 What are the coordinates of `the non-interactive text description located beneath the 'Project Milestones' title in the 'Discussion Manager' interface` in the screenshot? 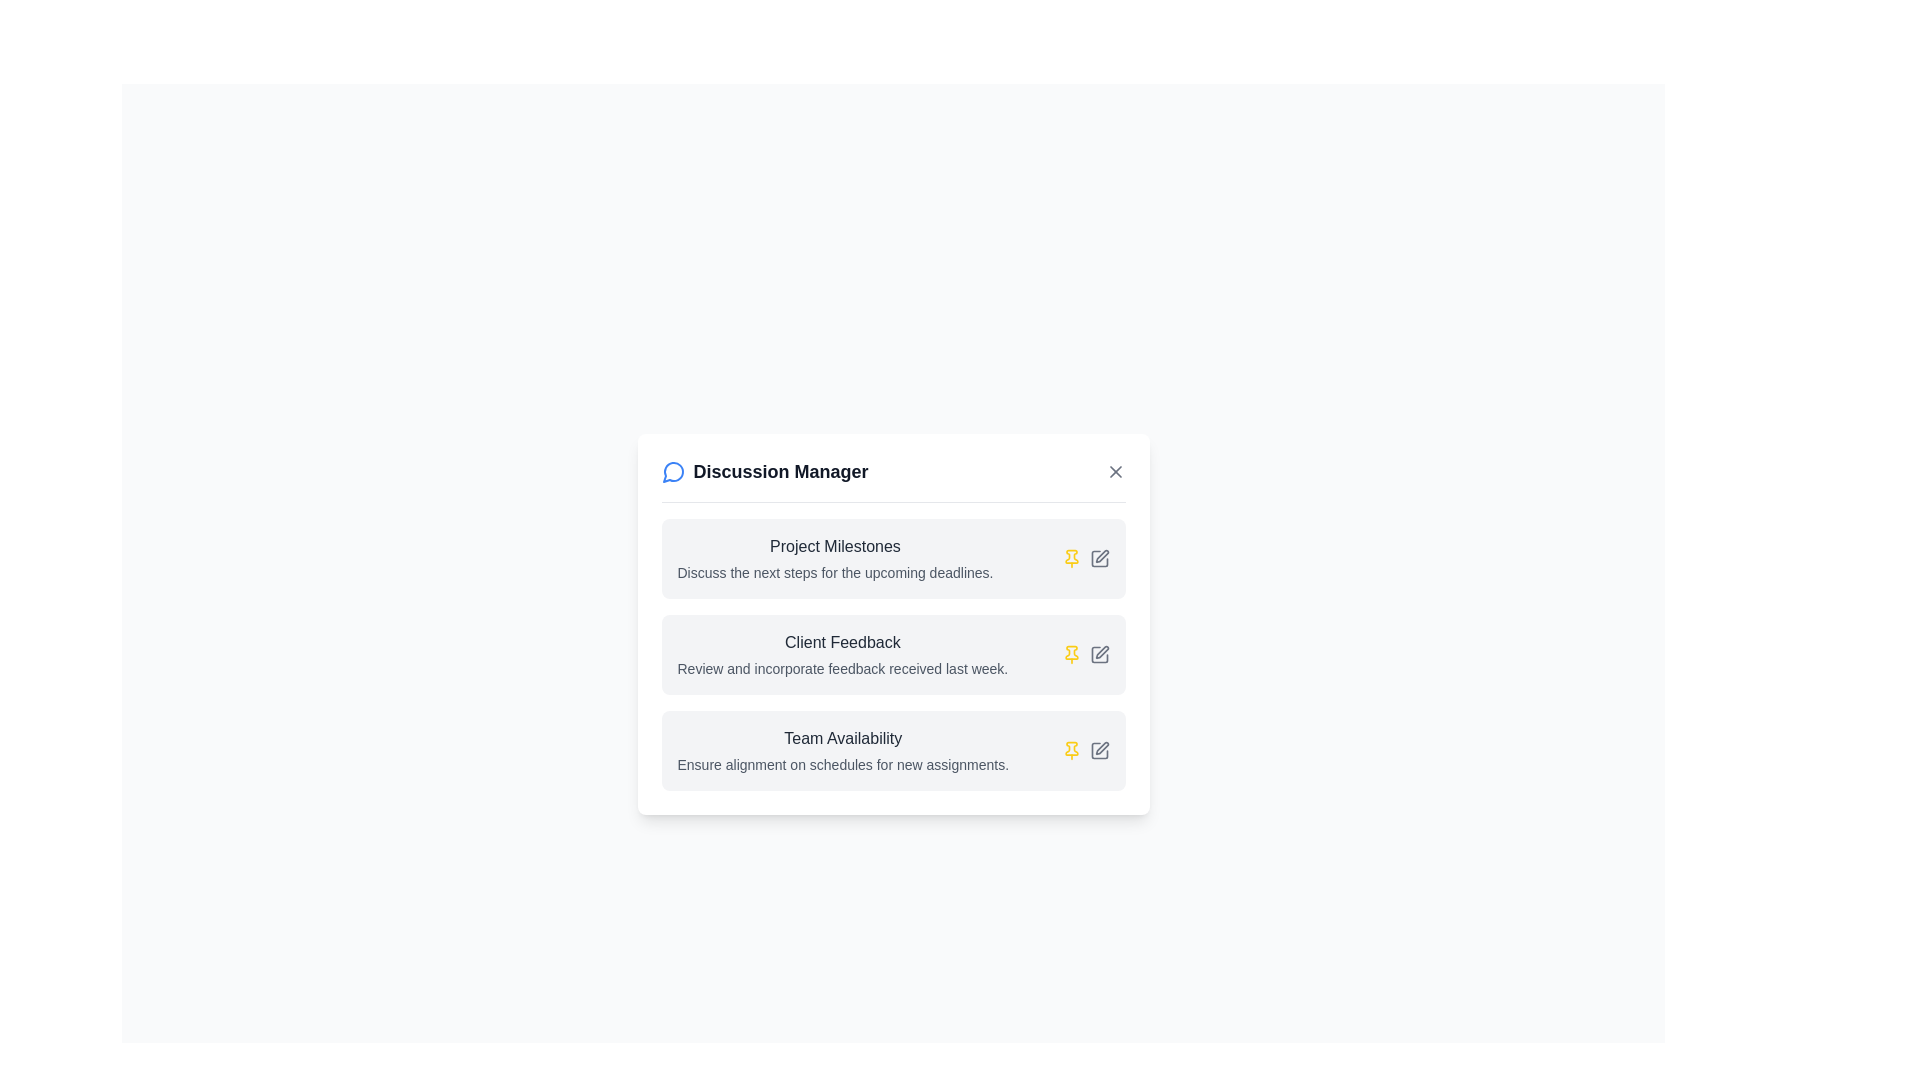 It's located at (835, 572).